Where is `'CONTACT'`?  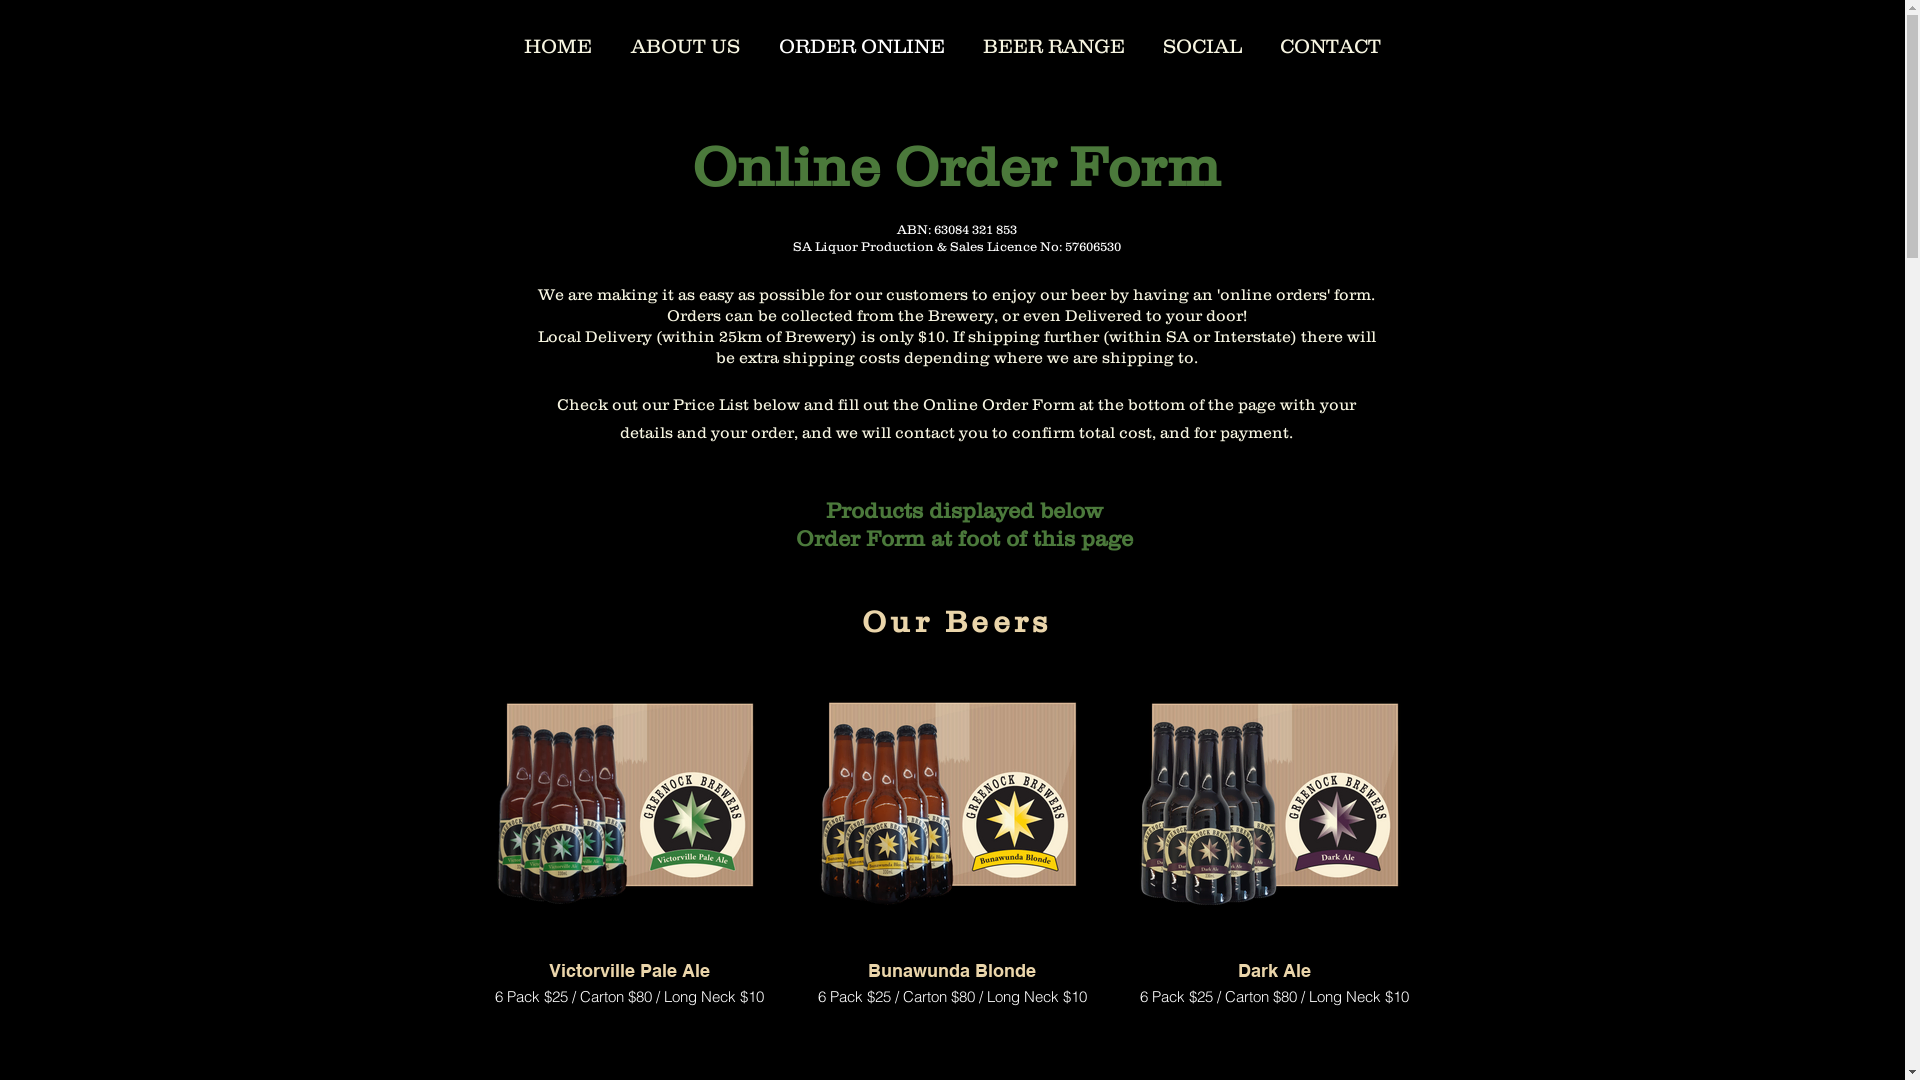 'CONTACT' is located at coordinates (1329, 43).